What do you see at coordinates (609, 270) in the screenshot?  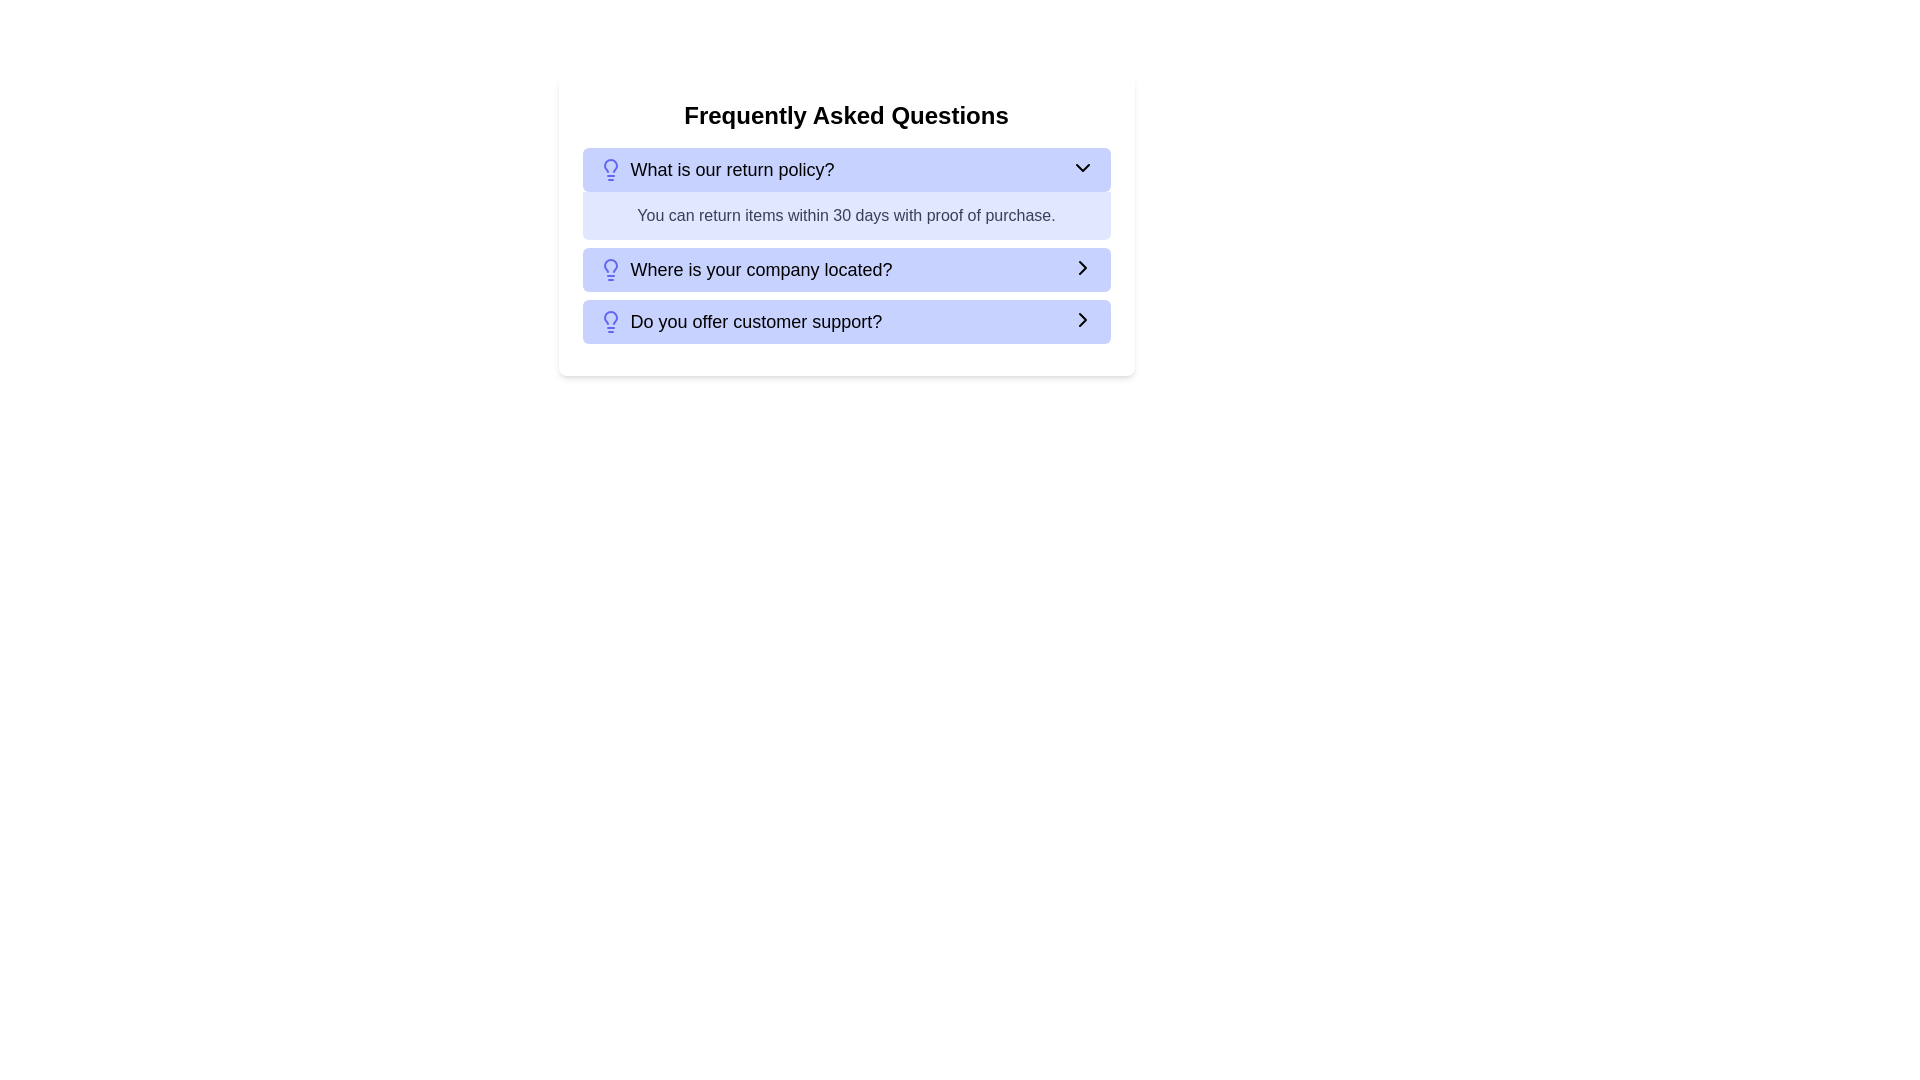 I see `the indigo lightbulb icon located to the left of the text 'Where is your company located?' in the second FAQ entry` at bounding box center [609, 270].